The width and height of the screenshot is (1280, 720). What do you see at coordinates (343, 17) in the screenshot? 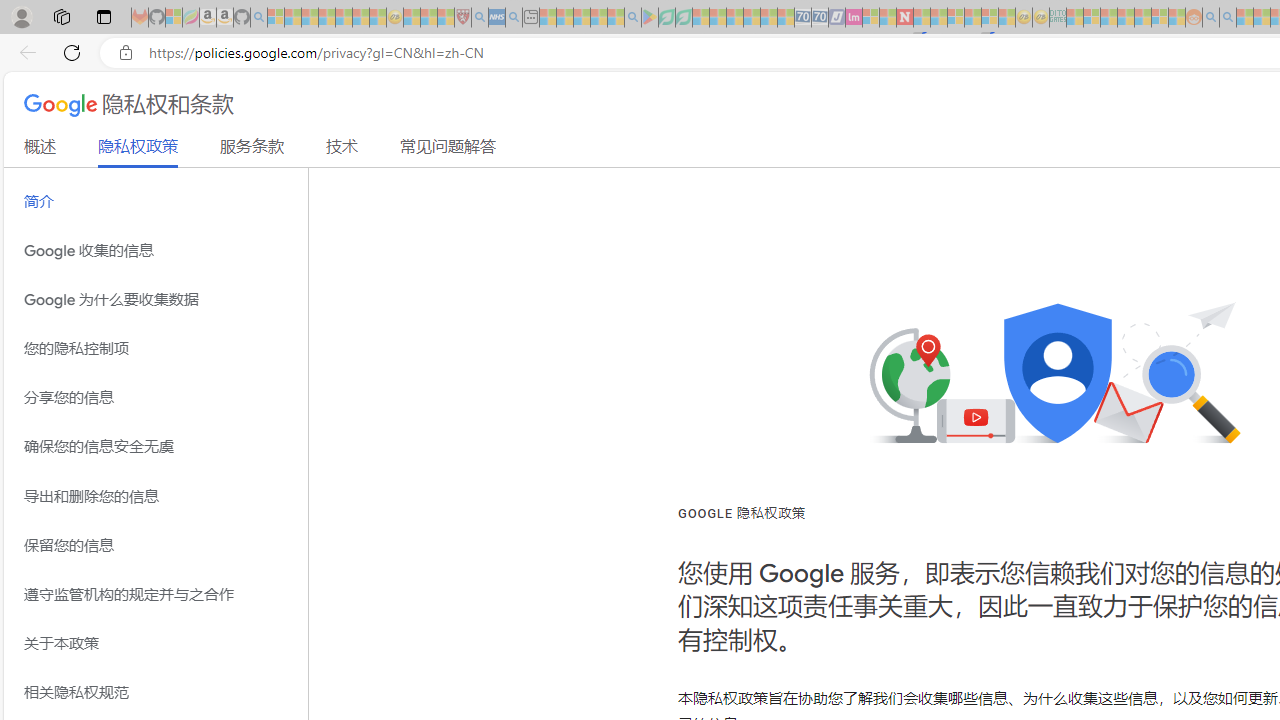
I see `'New Report Confirms 2023 Was Record Hot | Watch - Sleeping'` at bounding box center [343, 17].